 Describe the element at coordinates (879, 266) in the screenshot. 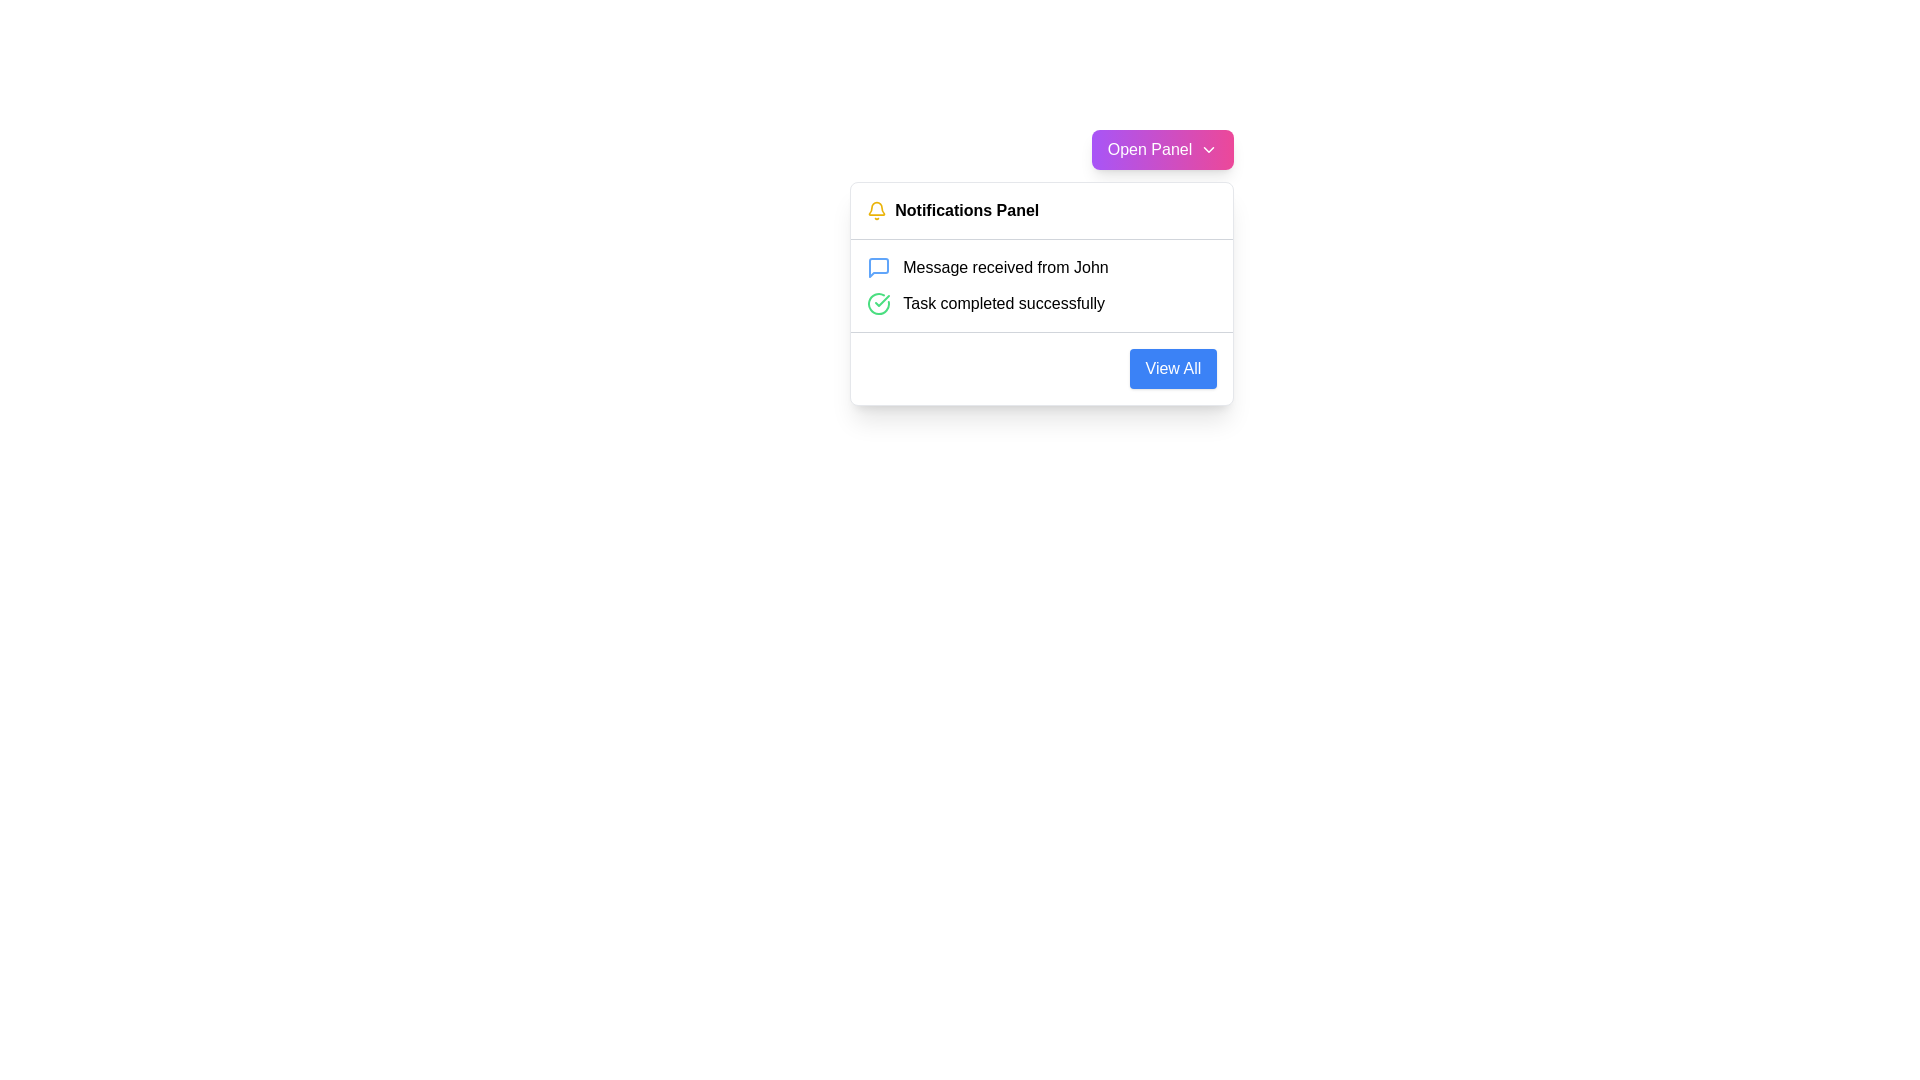

I see `the speech bubble icon in the notification dropdown that indicates a message from John` at that location.